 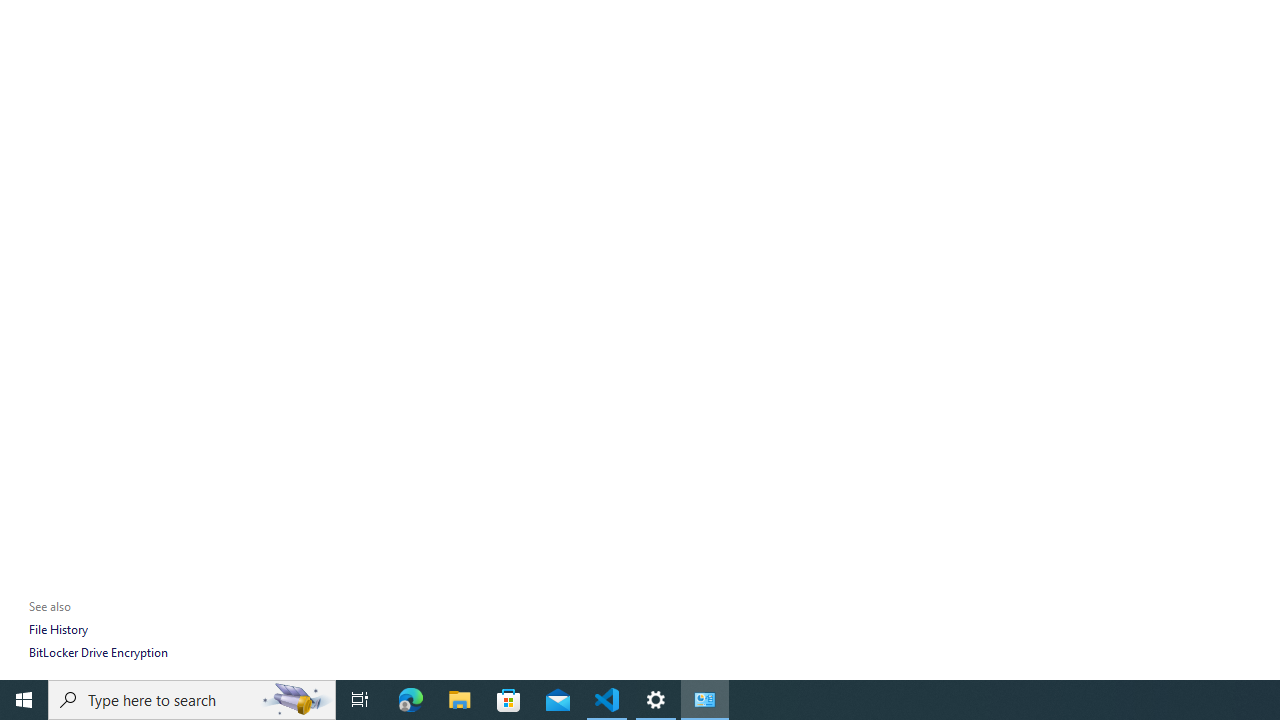 What do you see at coordinates (705, 698) in the screenshot?
I see `'Control Panel - 1 running window'` at bounding box center [705, 698].